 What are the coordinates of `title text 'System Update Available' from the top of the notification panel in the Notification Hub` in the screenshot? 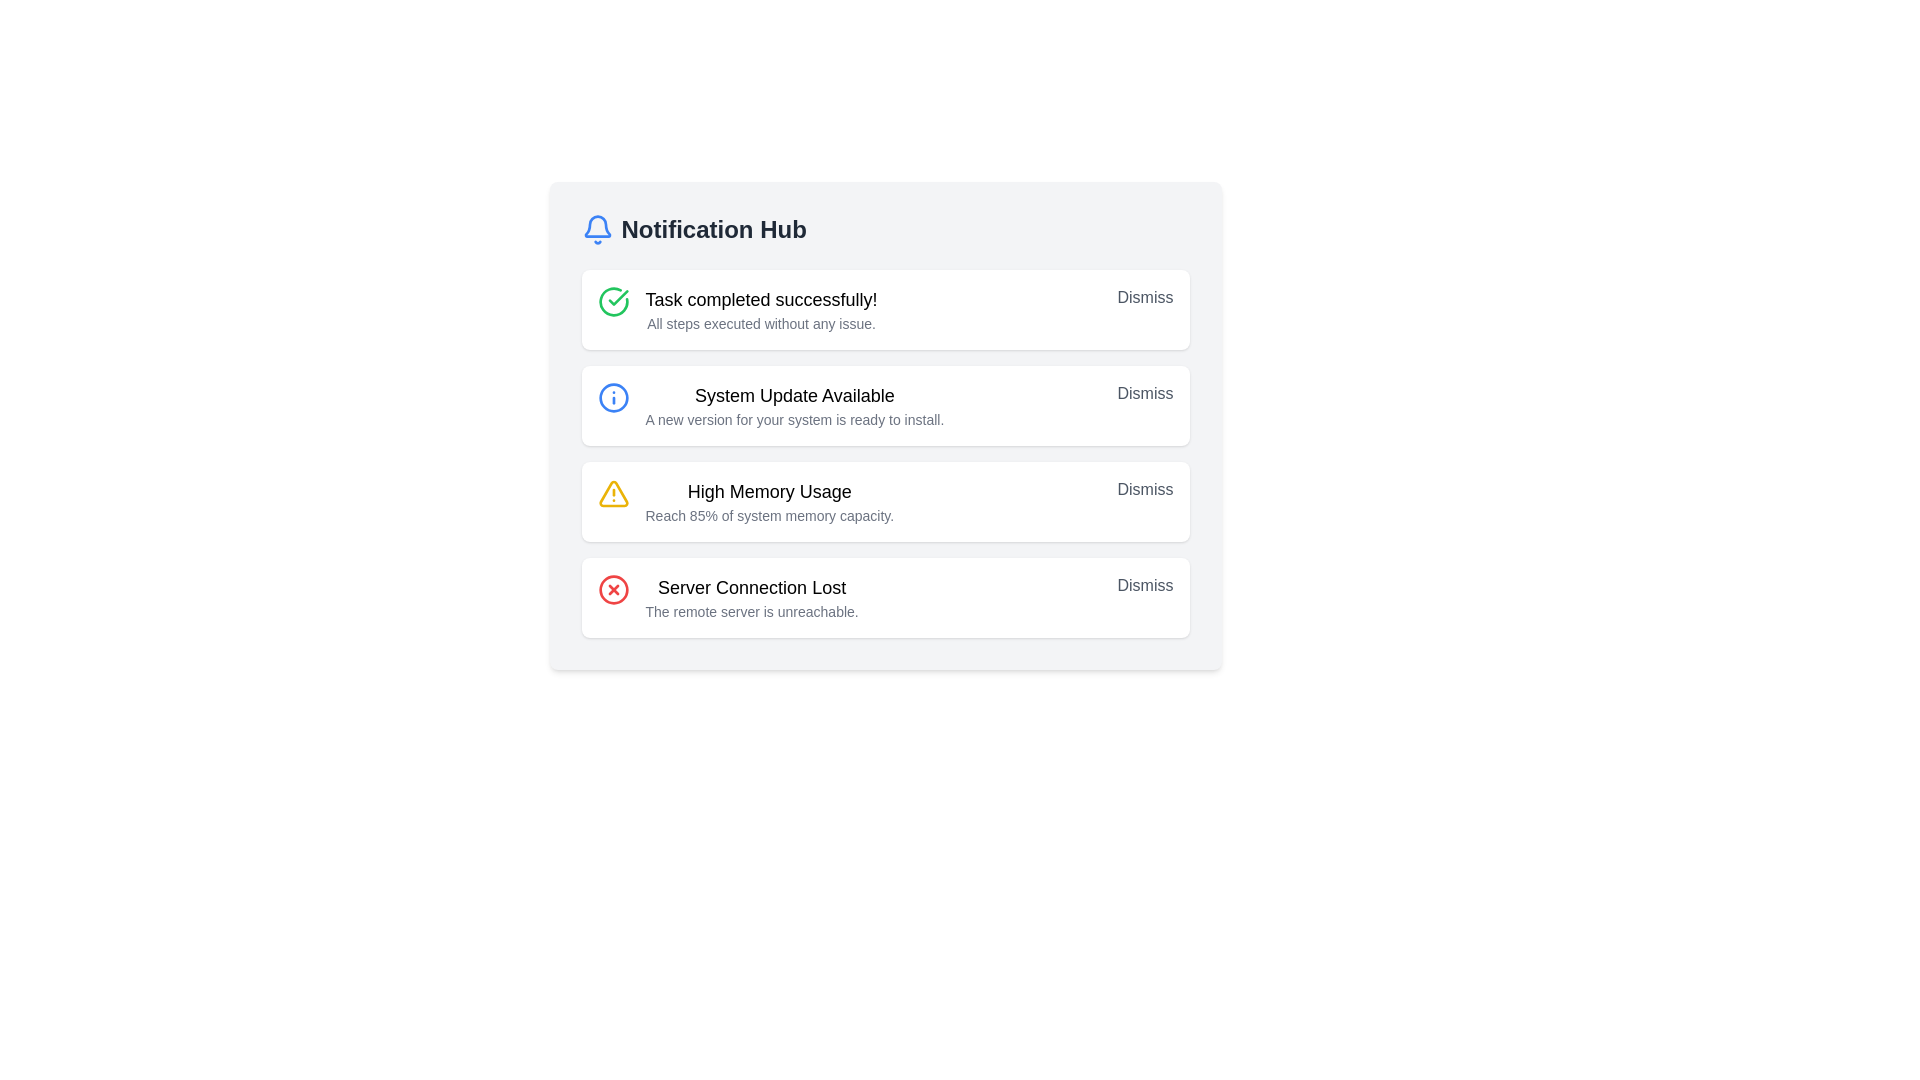 It's located at (793, 396).